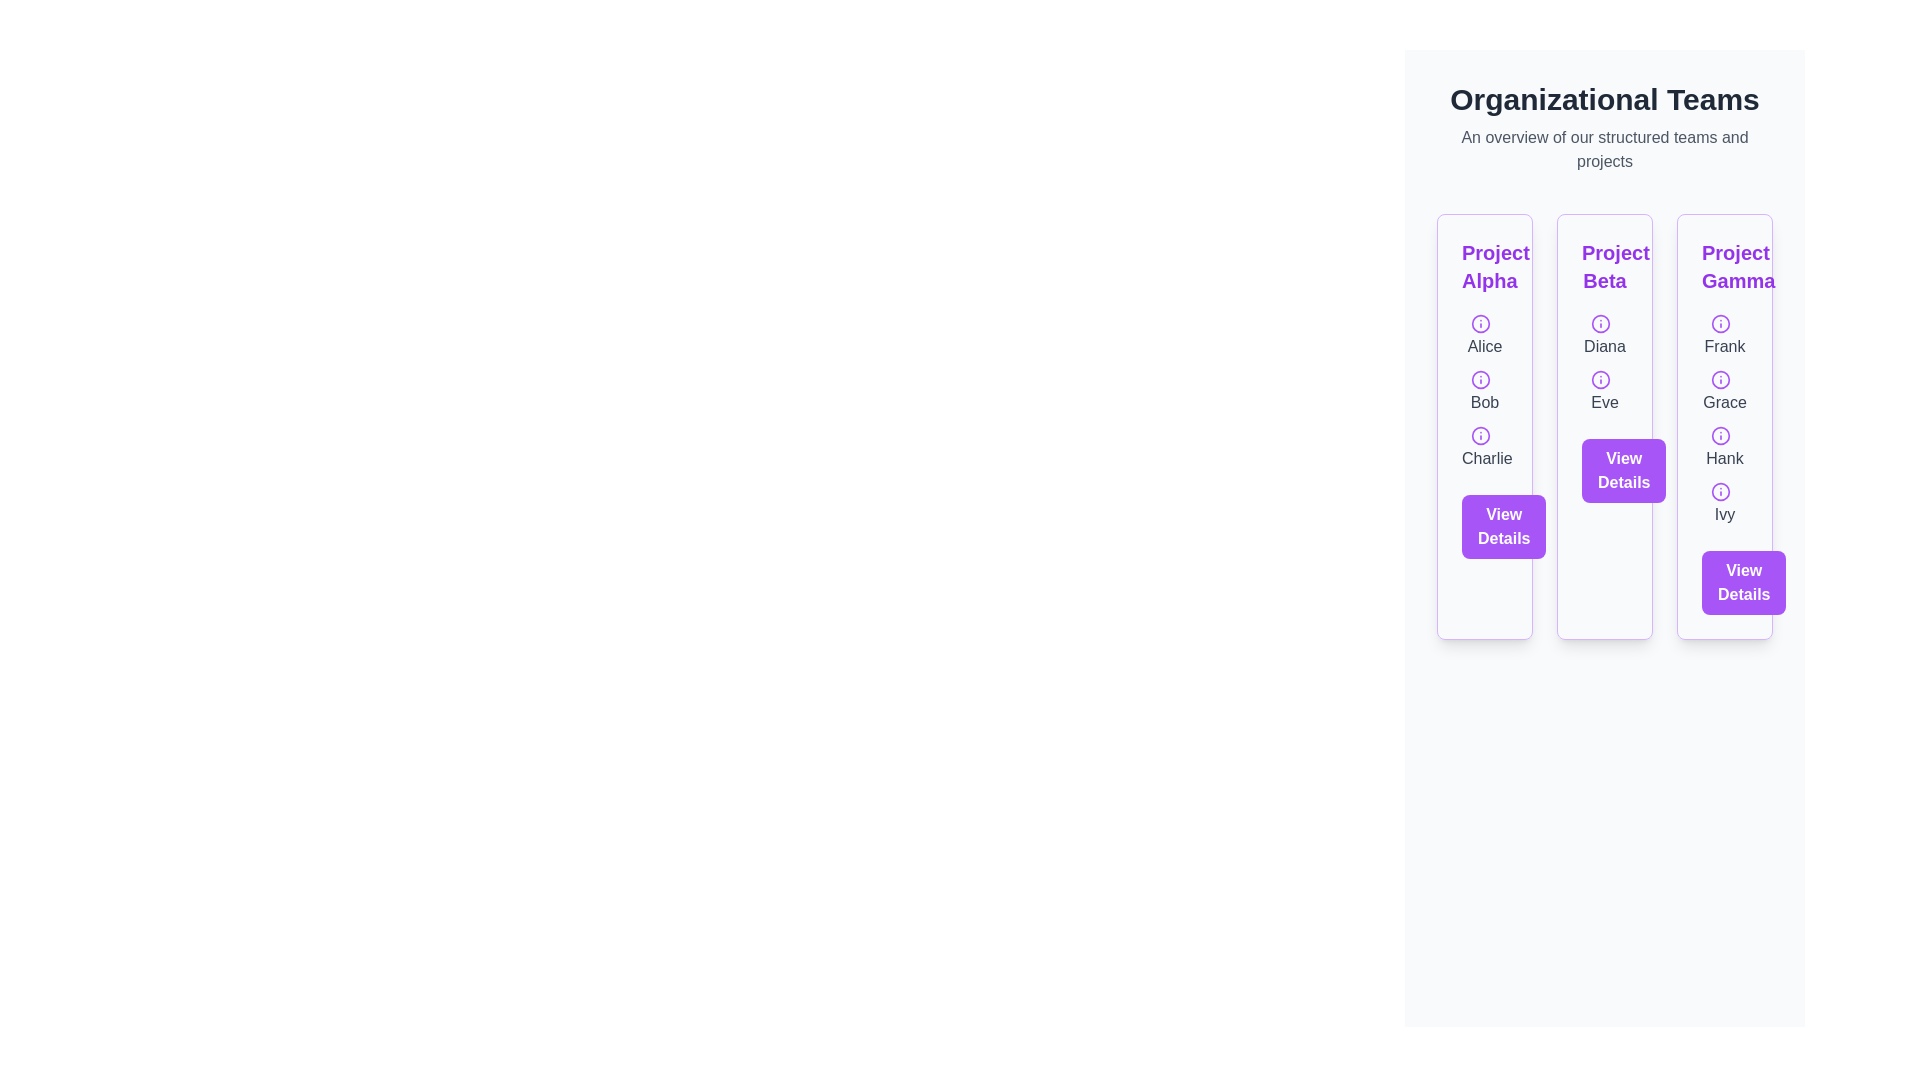 The height and width of the screenshot is (1080, 1920). Describe the element at coordinates (1604, 334) in the screenshot. I see `the Text Label displaying the name 'Diana' associated with 'Project Beta', located in the second column above 'Eve' and below a purple information icon` at that location.